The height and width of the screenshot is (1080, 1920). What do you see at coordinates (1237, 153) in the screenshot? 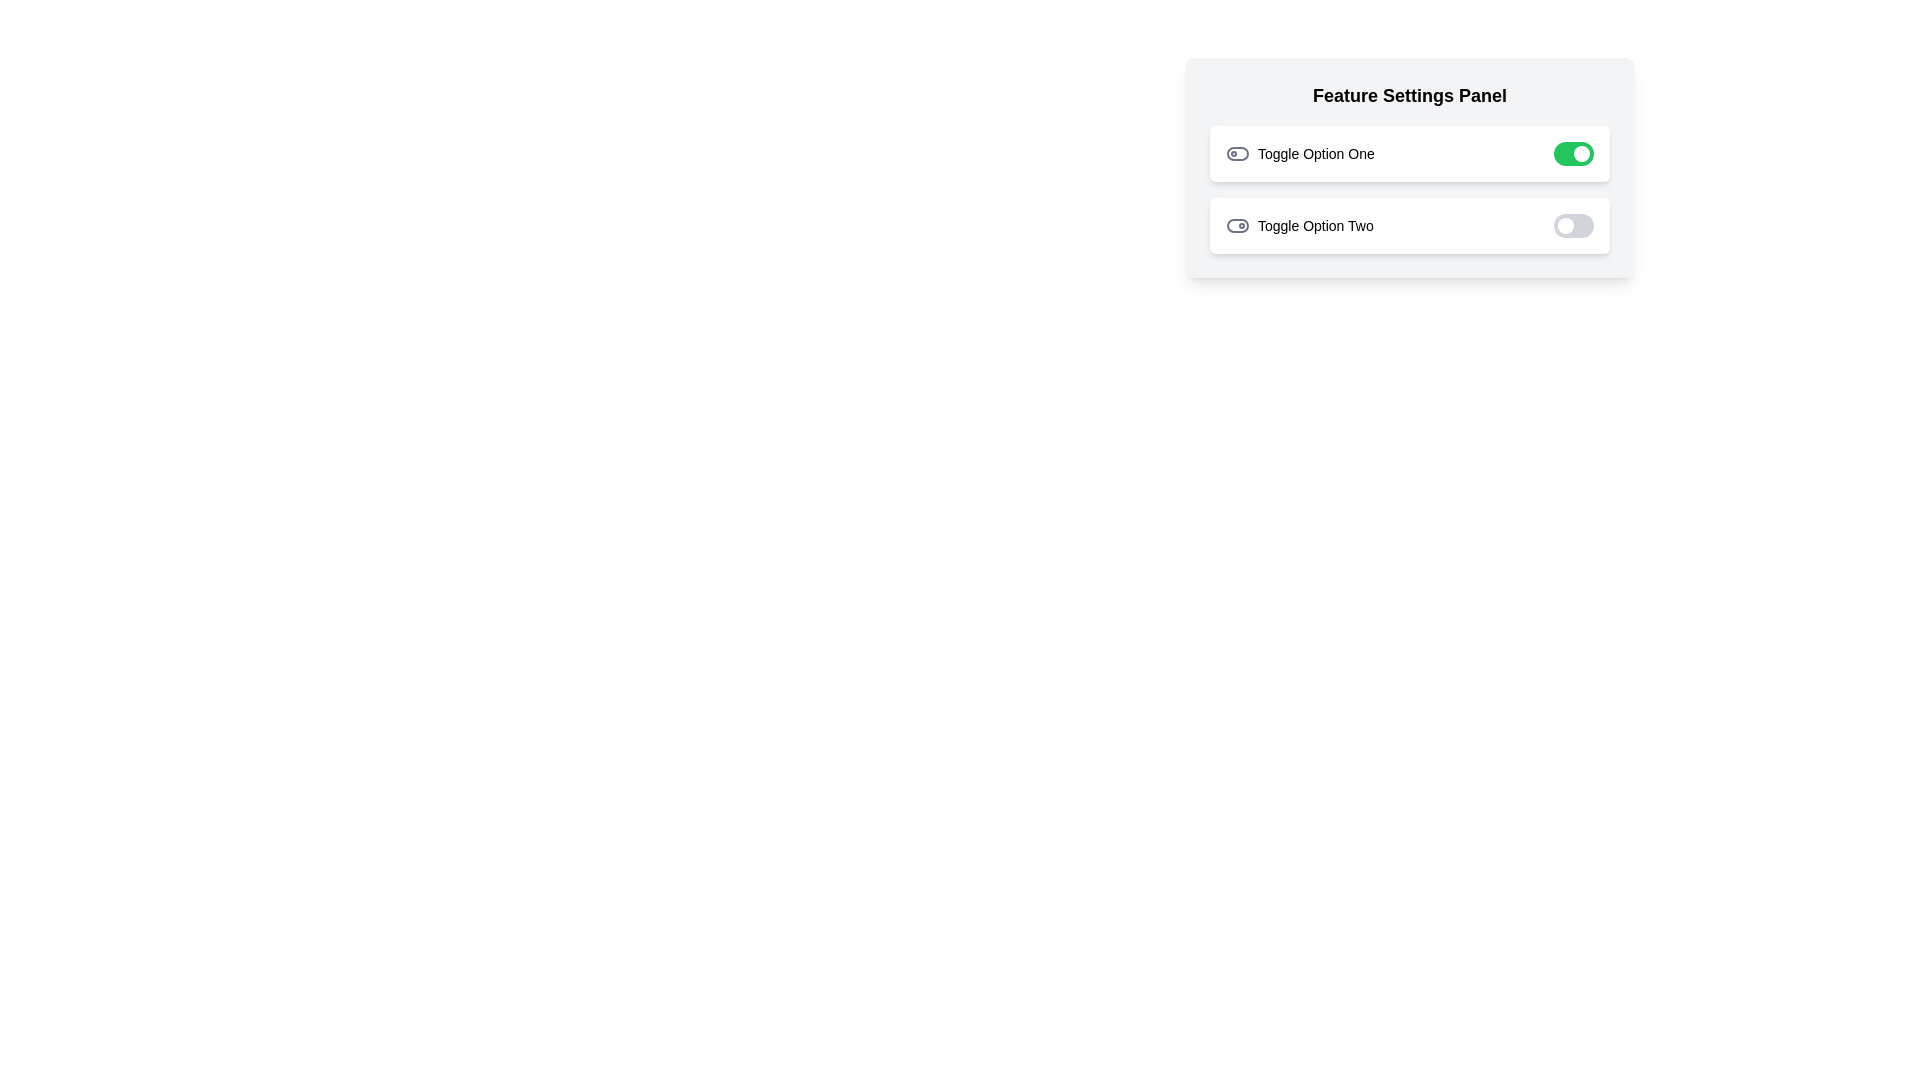
I see `the toggle switch icon in the 'off' position, which is located to the left of the label 'Toggle Option One' in the Feature Settings Panel` at bounding box center [1237, 153].